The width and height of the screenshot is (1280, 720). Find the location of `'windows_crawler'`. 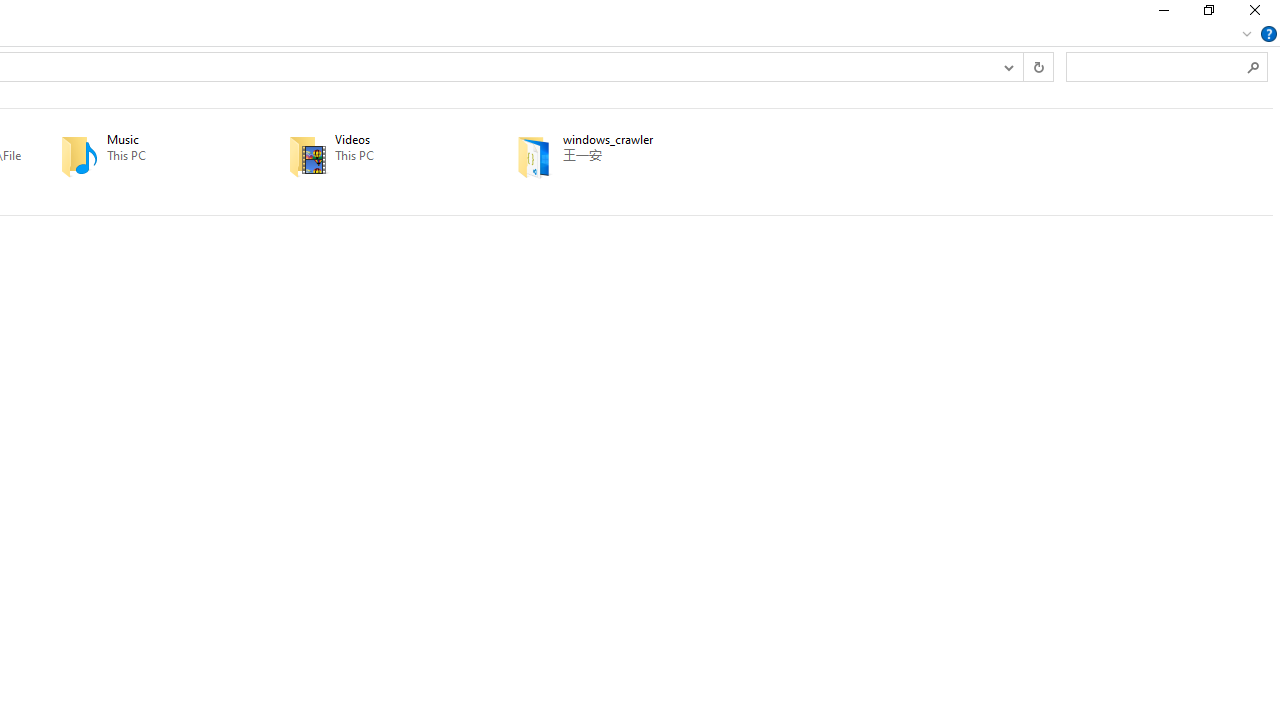

'windows_crawler' is located at coordinates (601, 155).